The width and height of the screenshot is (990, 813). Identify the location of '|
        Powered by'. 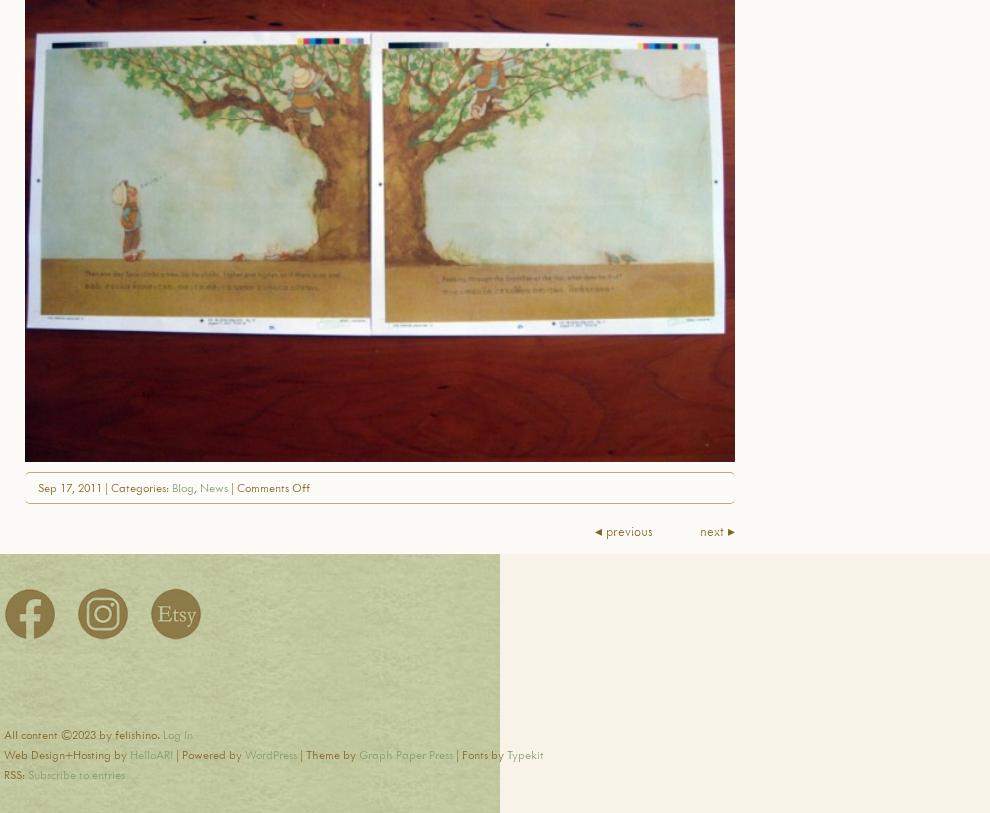
(172, 754).